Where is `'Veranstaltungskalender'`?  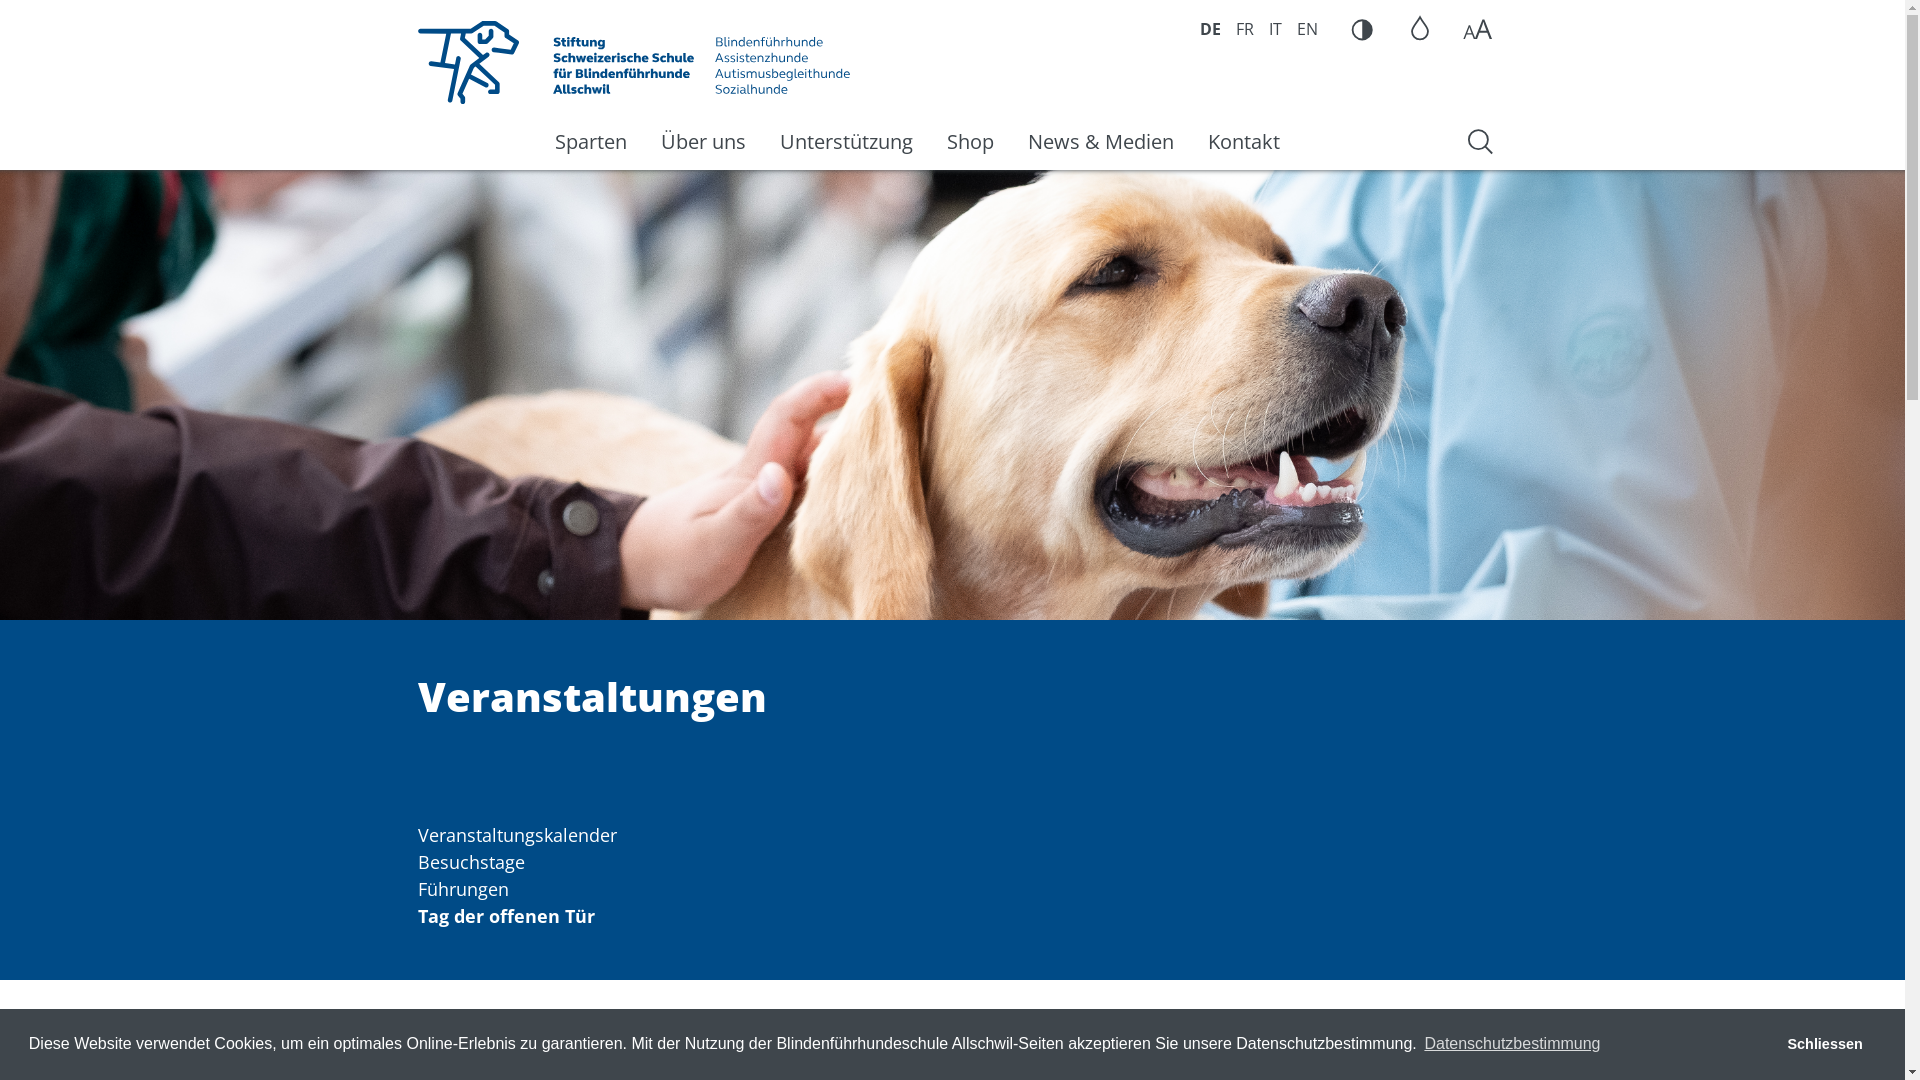
'Veranstaltungskalender' is located at coordinates (517, 834).